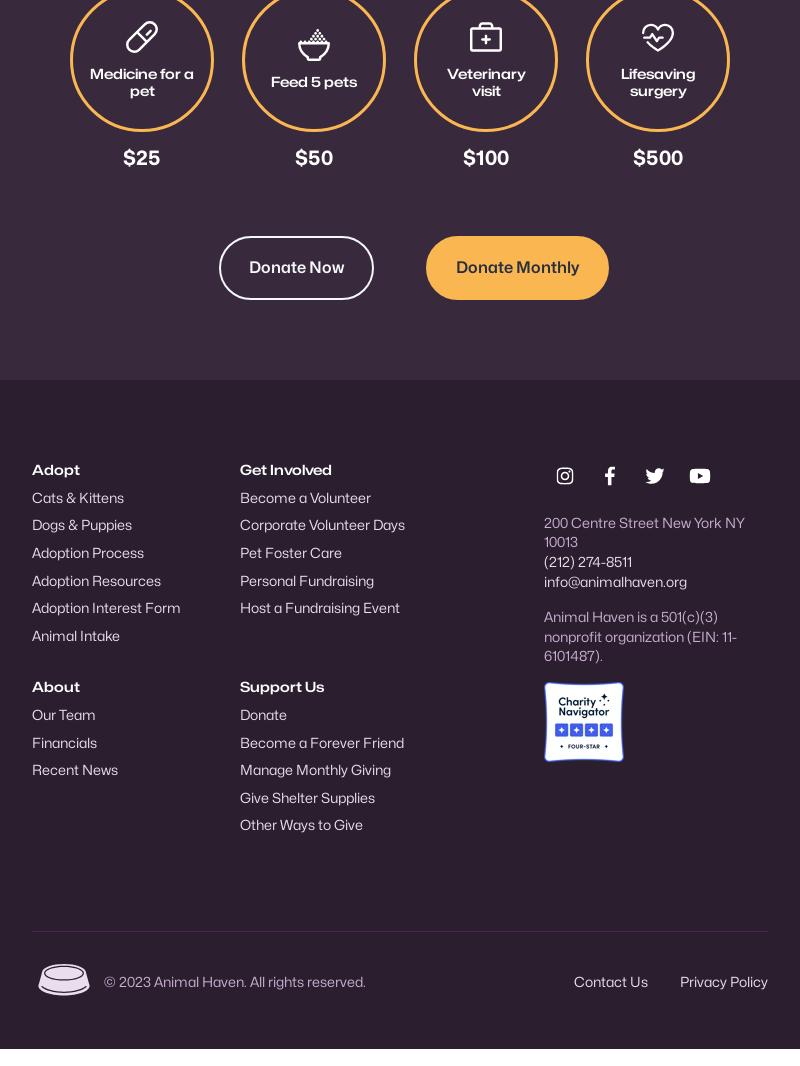 The image size is (800, 1066). I want to click on 'info@animalhaven.org', so click(615, 579).